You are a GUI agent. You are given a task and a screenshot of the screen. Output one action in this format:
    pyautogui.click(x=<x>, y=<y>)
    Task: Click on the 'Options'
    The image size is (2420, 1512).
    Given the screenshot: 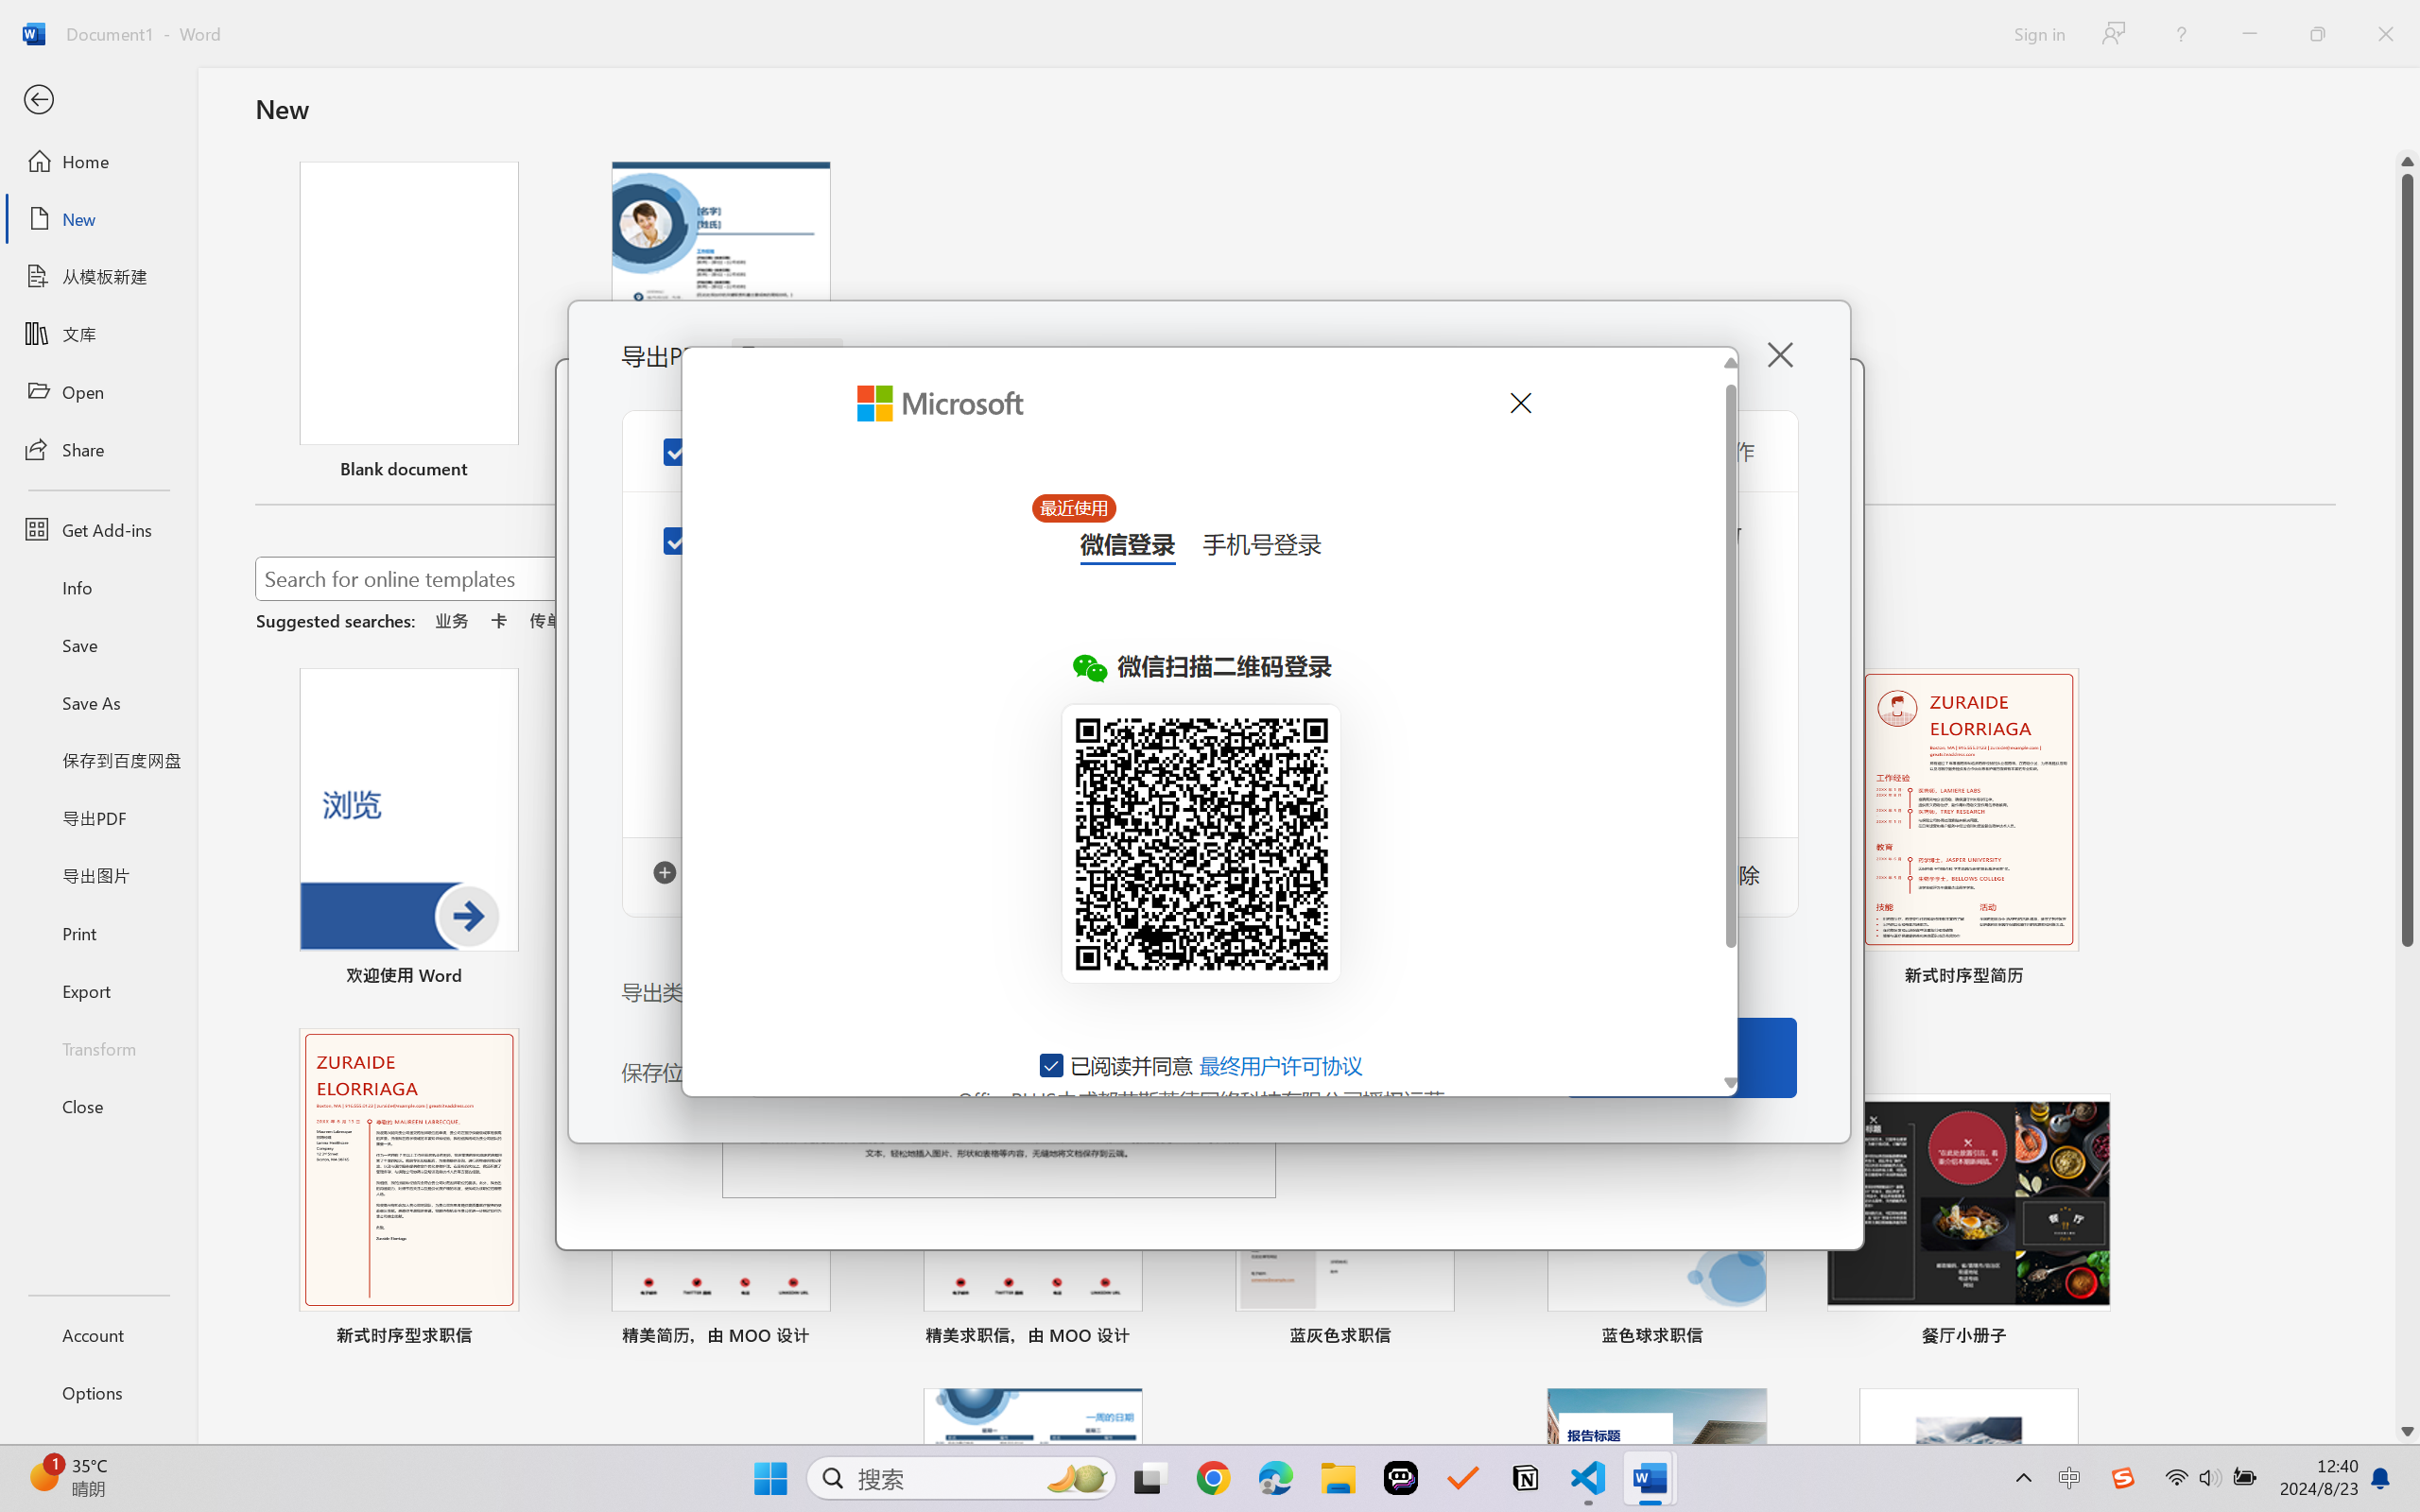 What is the action you would take?
    pyautogui.click(x=97, y=1391)
    